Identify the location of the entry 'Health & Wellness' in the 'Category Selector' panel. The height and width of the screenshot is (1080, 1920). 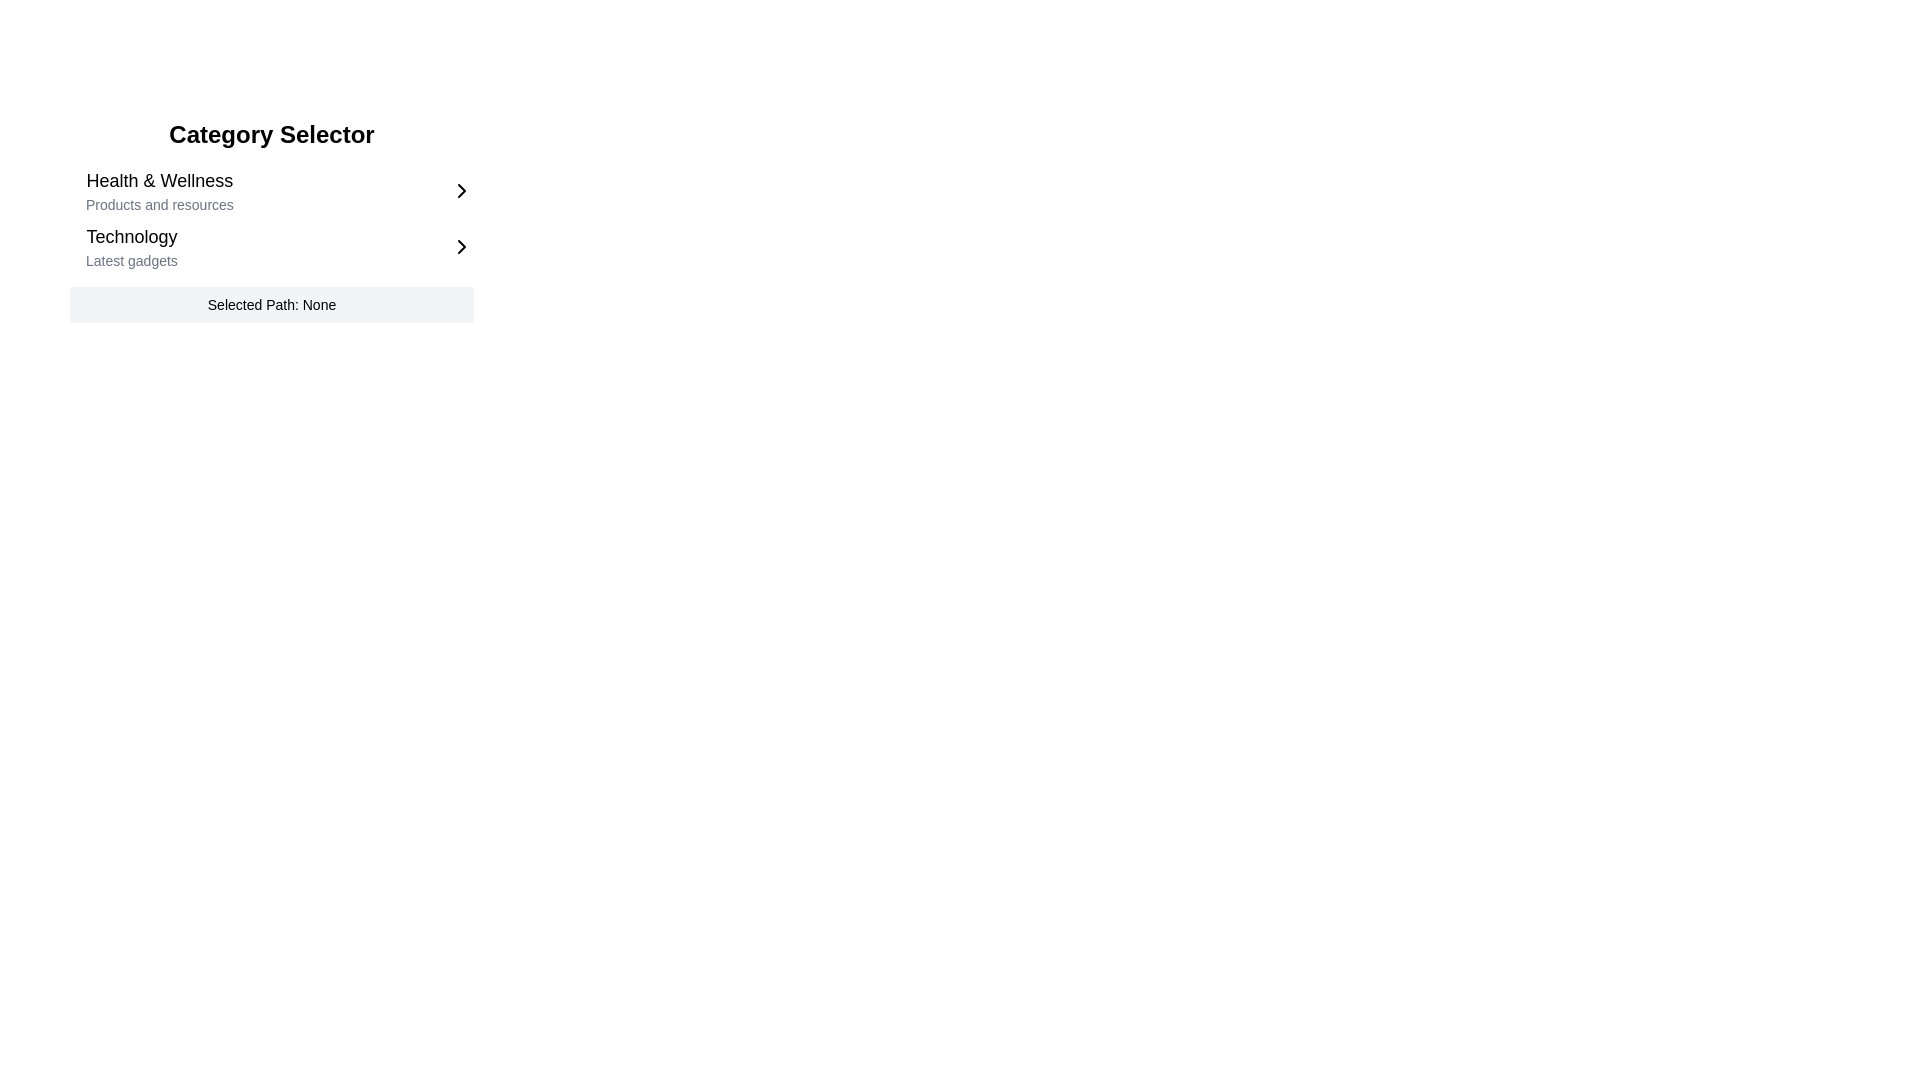
(271, 219).